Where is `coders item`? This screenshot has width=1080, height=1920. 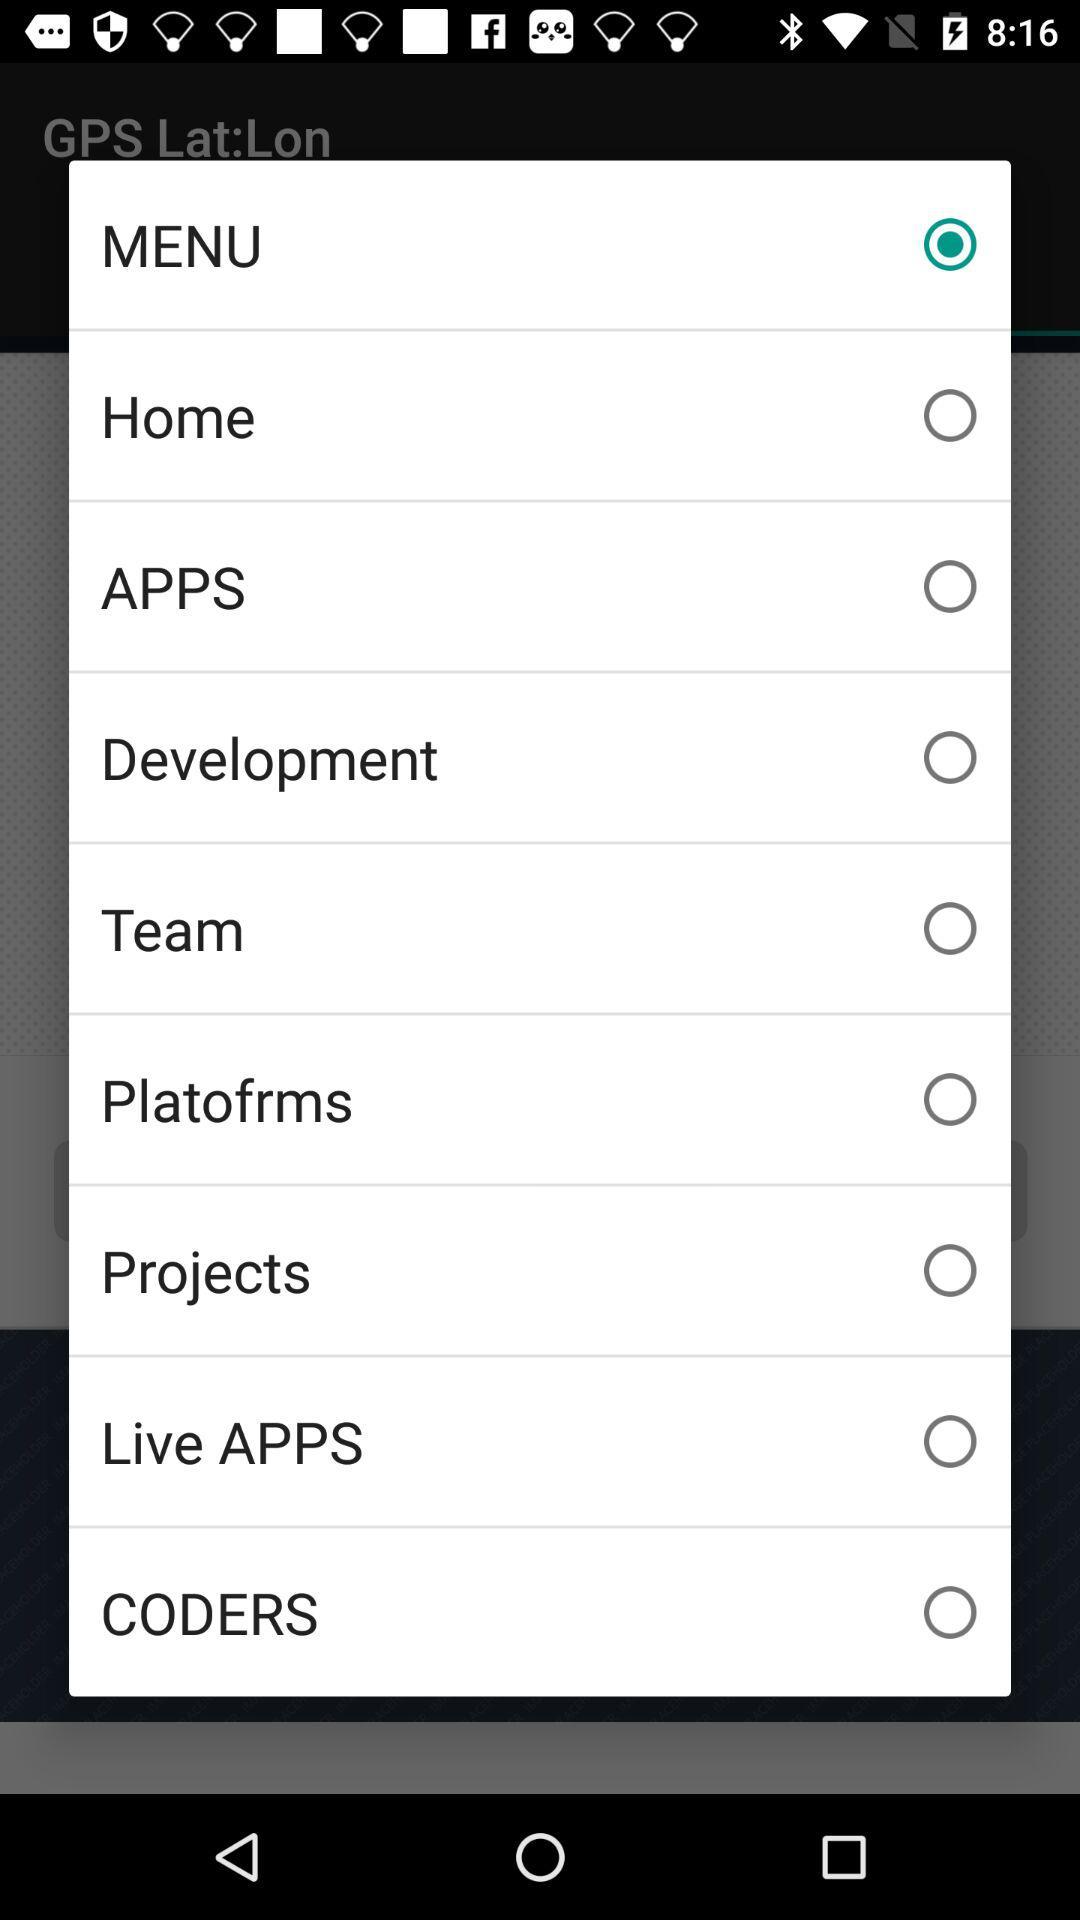
coders item is located at coordinates (540, 1612).